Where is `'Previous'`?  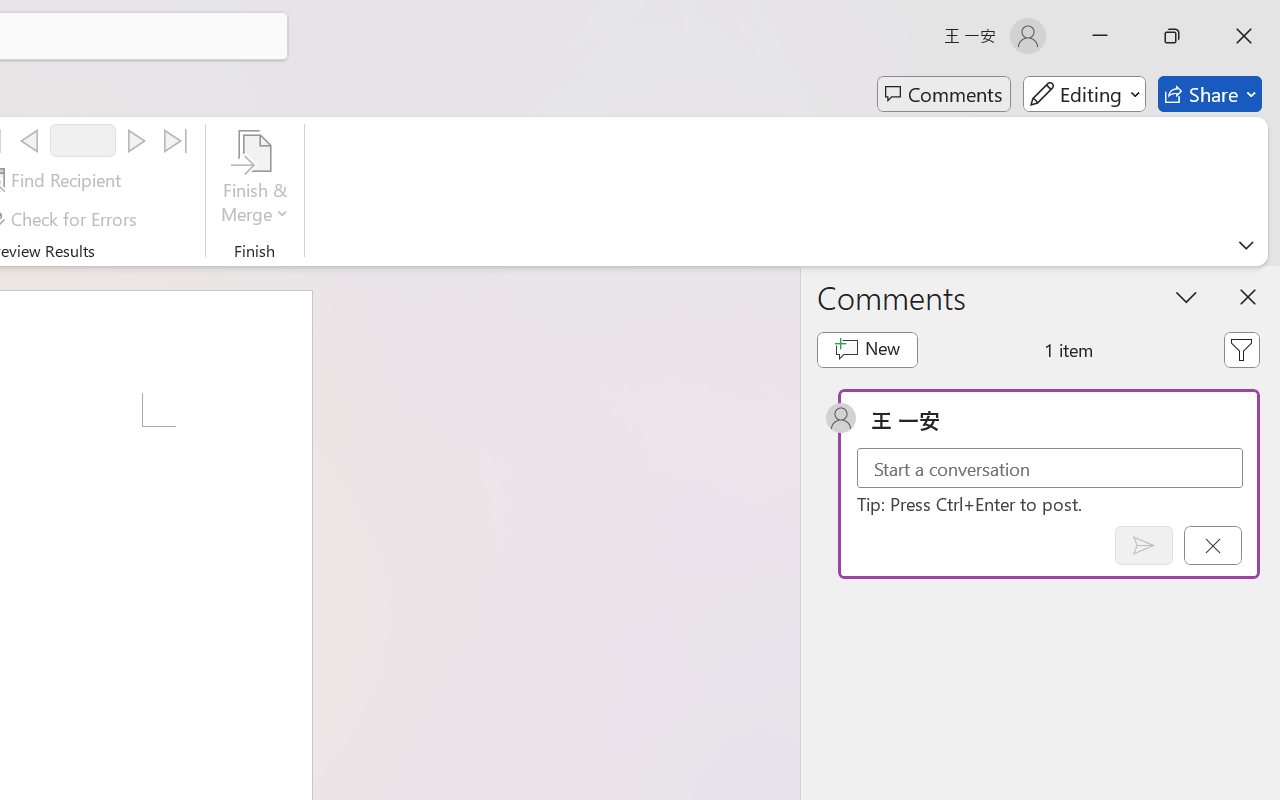 'Previous' is located at coordinates (29, 141).